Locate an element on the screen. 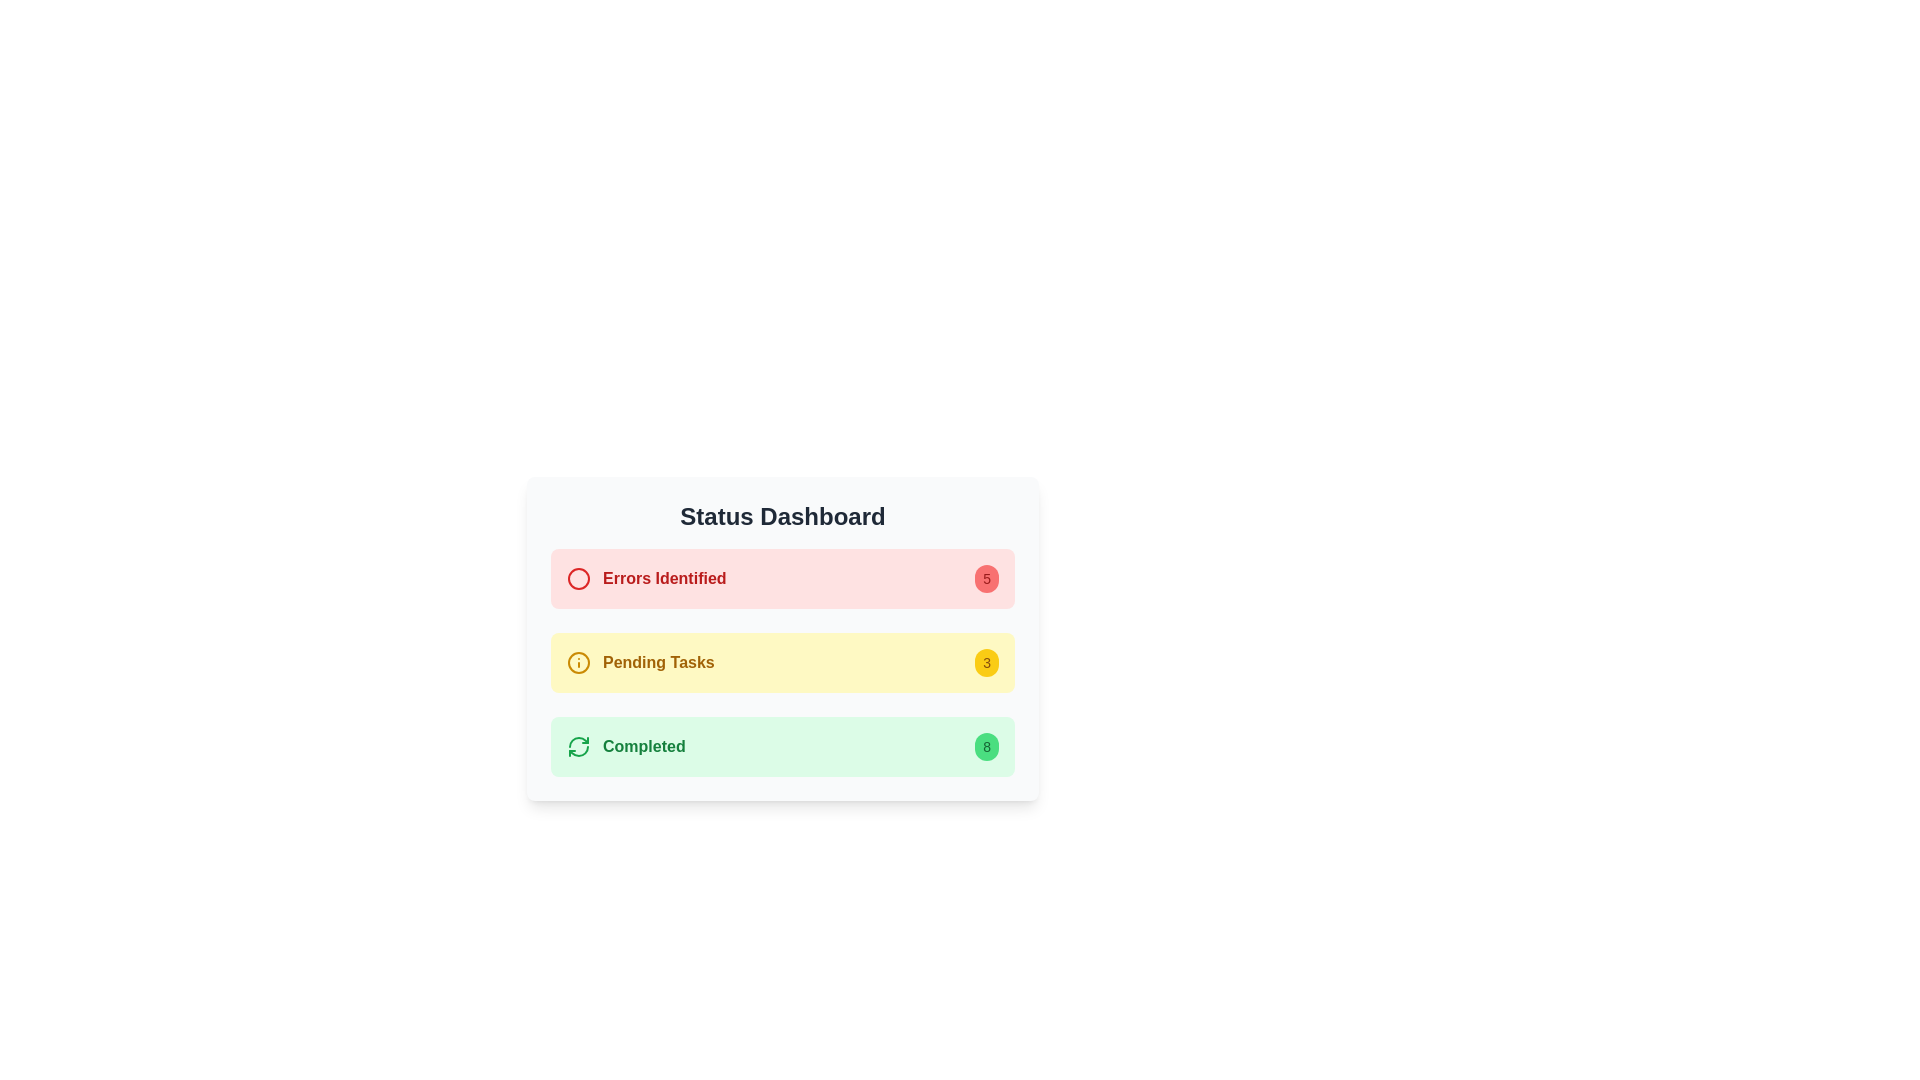  the Status indicator card that summarizes the count of identified errors, positioned at the top of the vertical list of status summaries is located at coordinates (781, 578).